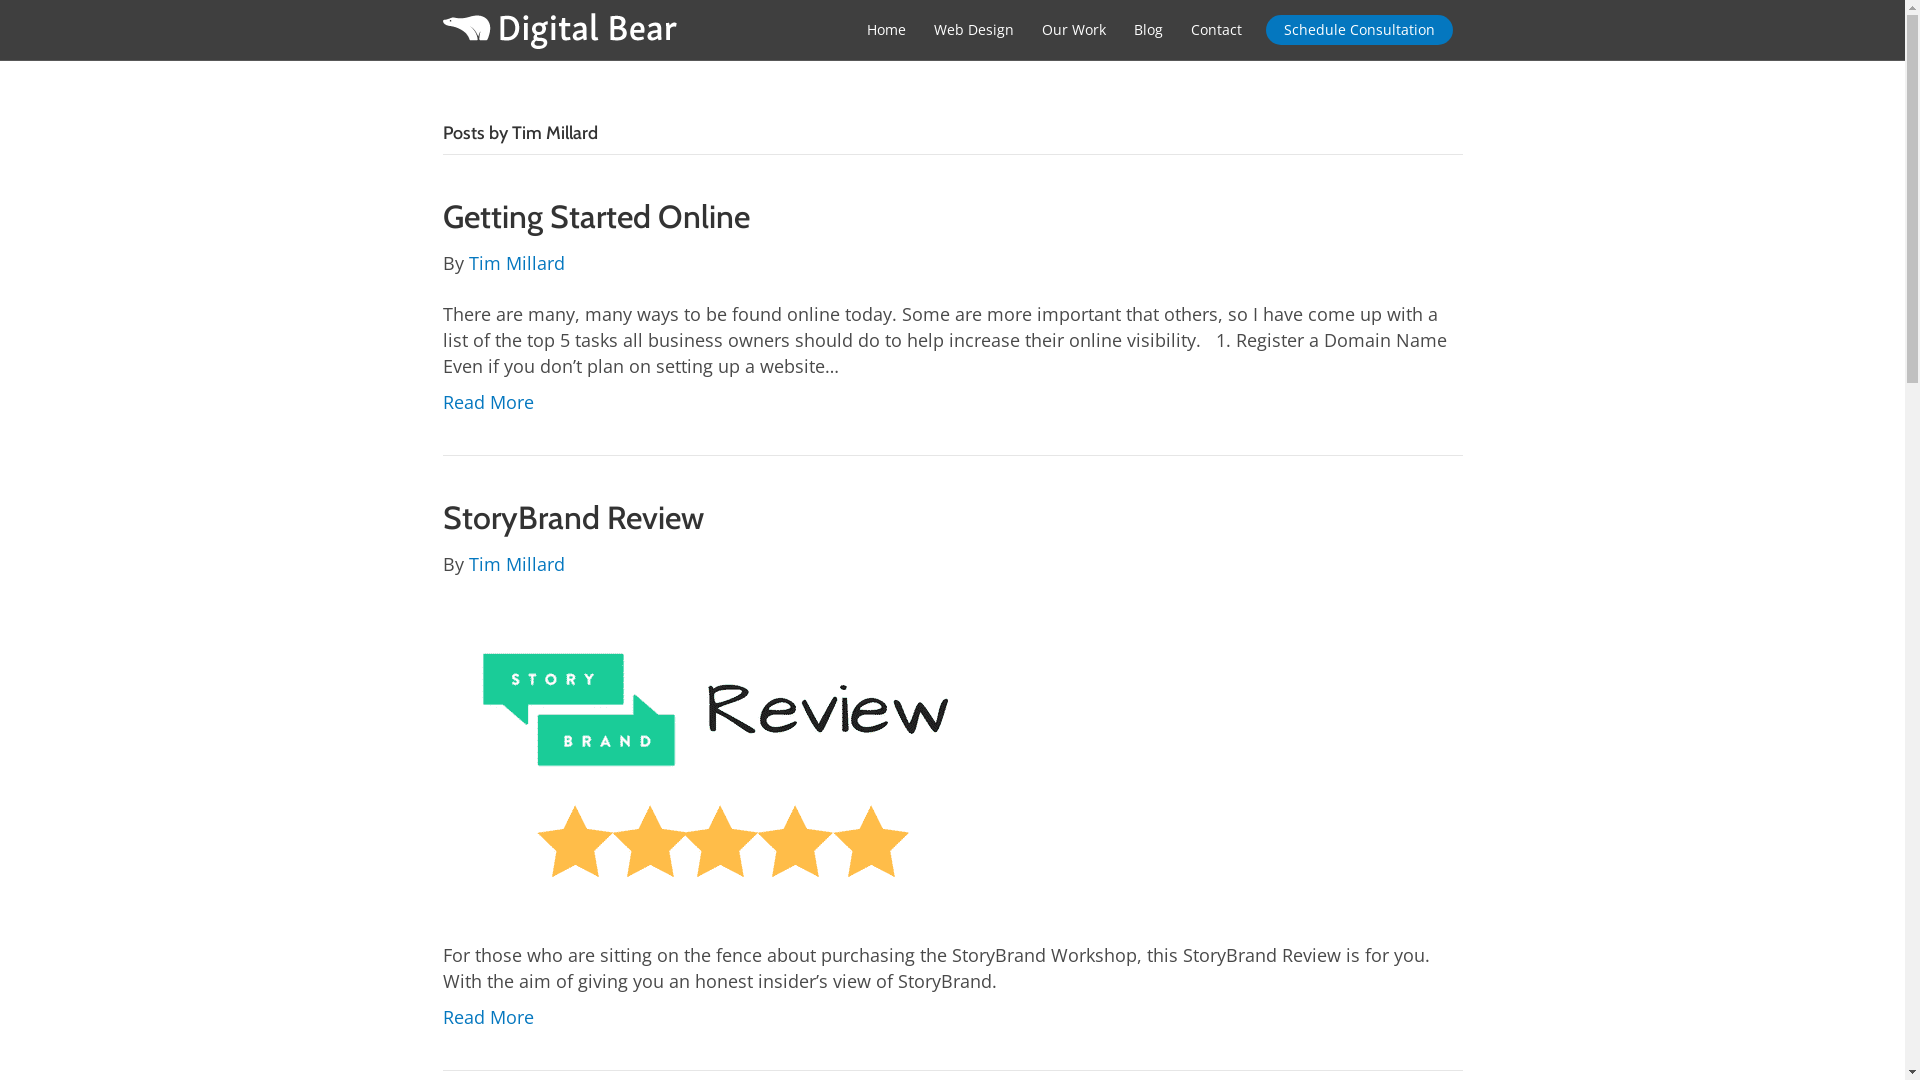  Describe the element at coordinates (487, 401) in the screenshot. I see `'Read More'` at that location.